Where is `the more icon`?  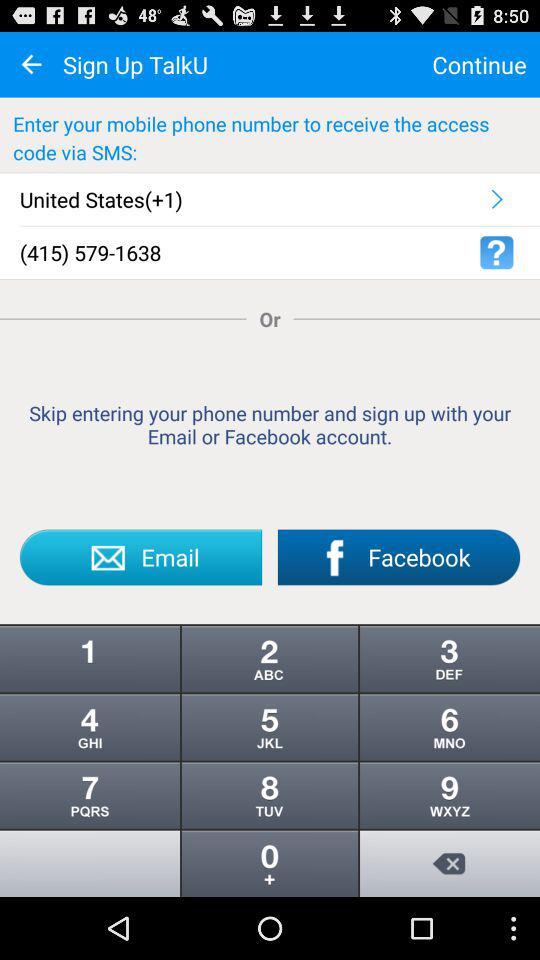 the more icon is located at coordinates (449, 705).